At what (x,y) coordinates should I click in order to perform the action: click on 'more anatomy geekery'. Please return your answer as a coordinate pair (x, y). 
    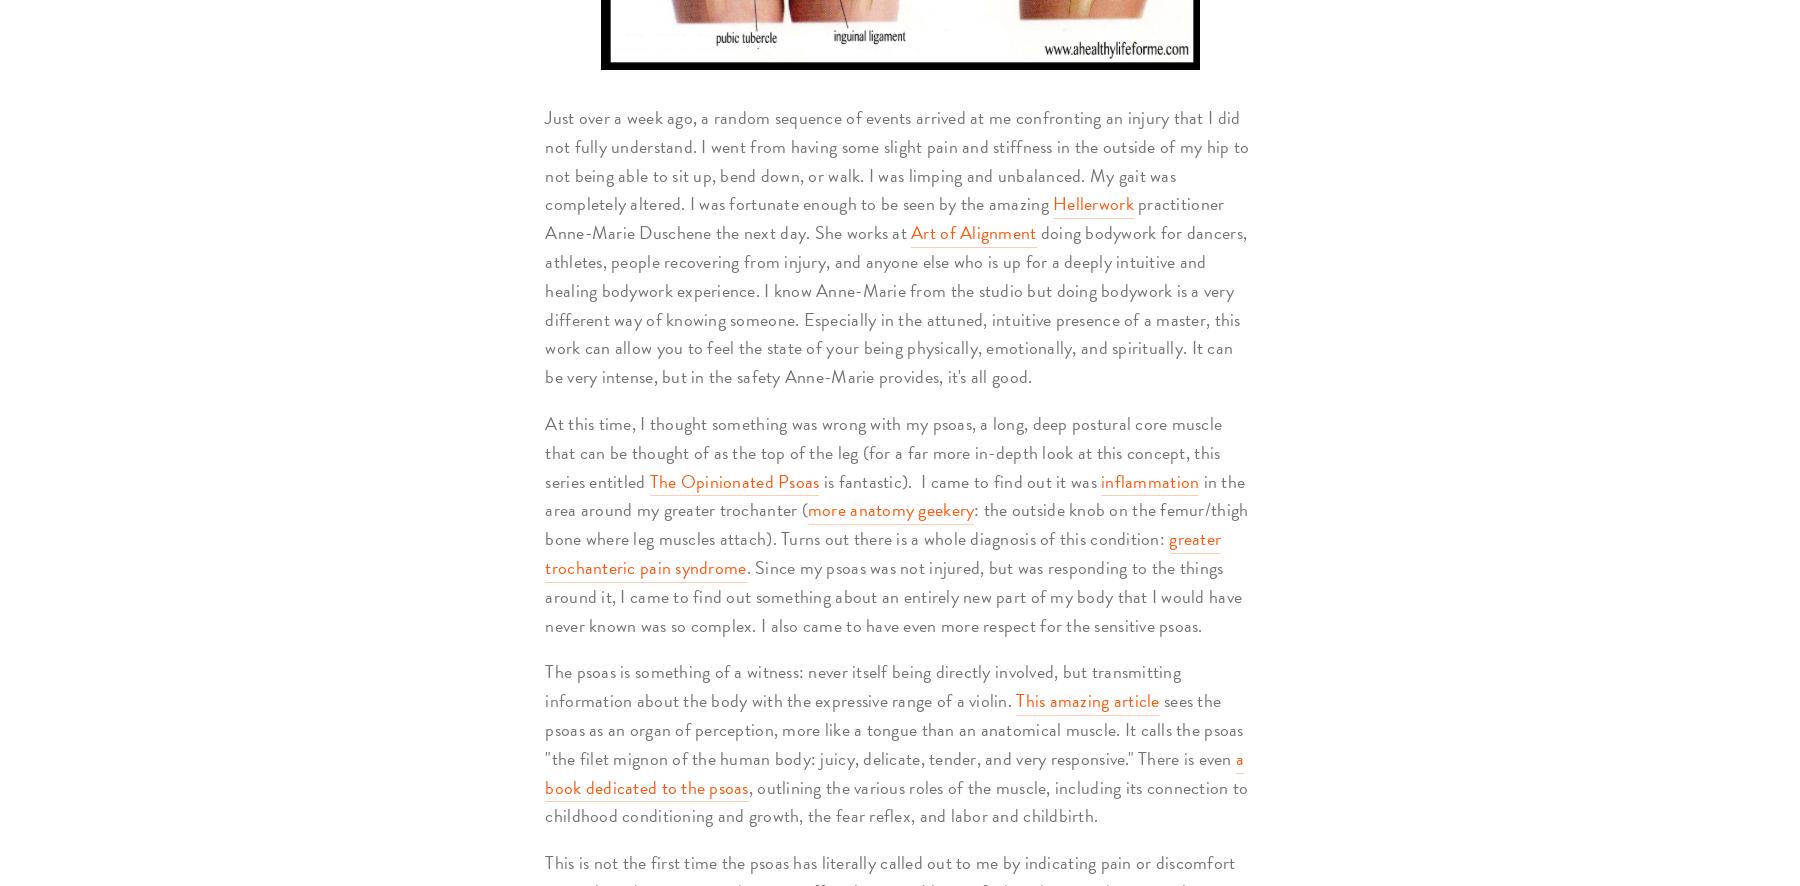
    Looking at the image, I should click on (890, 508).